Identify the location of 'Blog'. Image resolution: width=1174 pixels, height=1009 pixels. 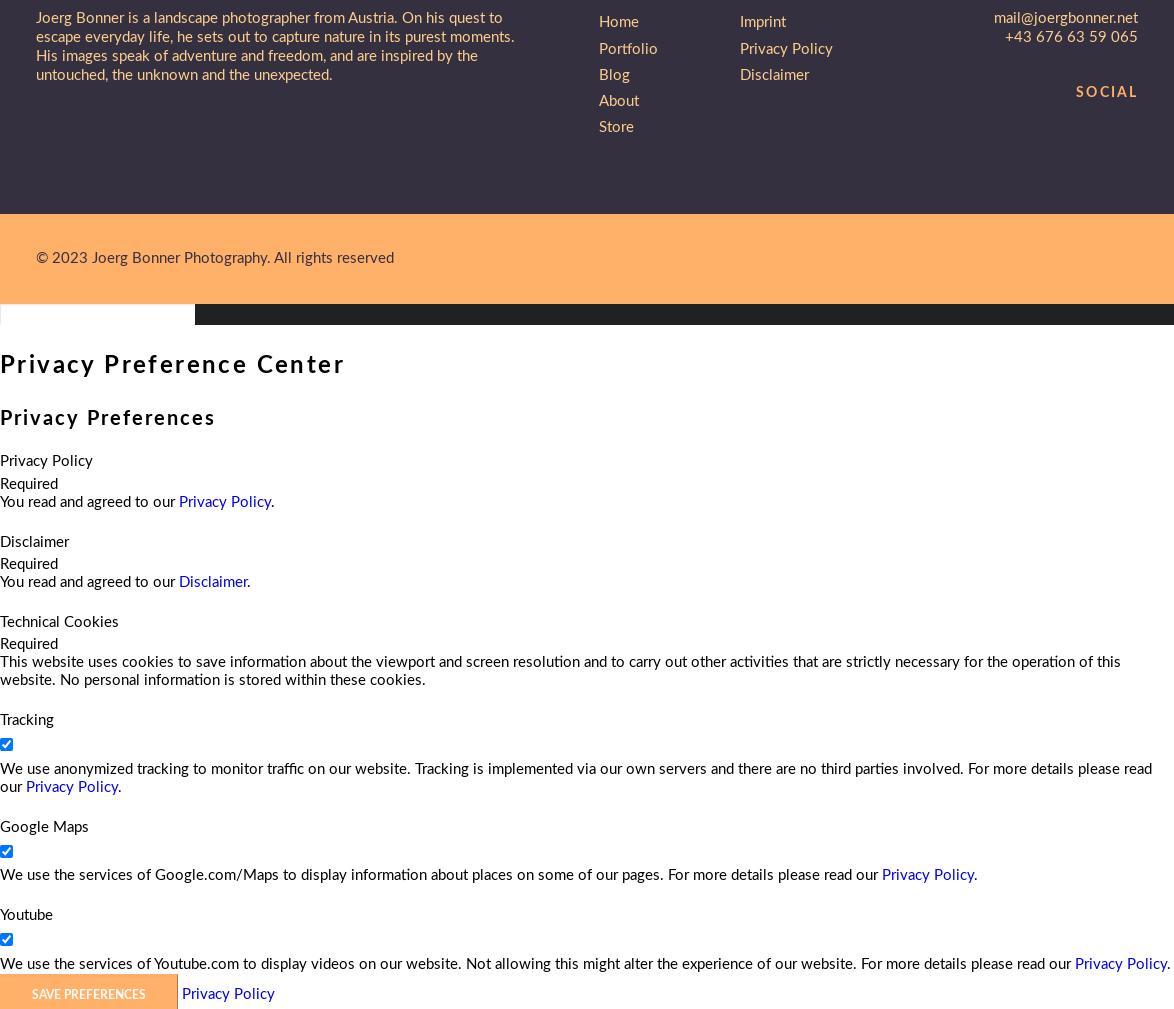
(614, 73).